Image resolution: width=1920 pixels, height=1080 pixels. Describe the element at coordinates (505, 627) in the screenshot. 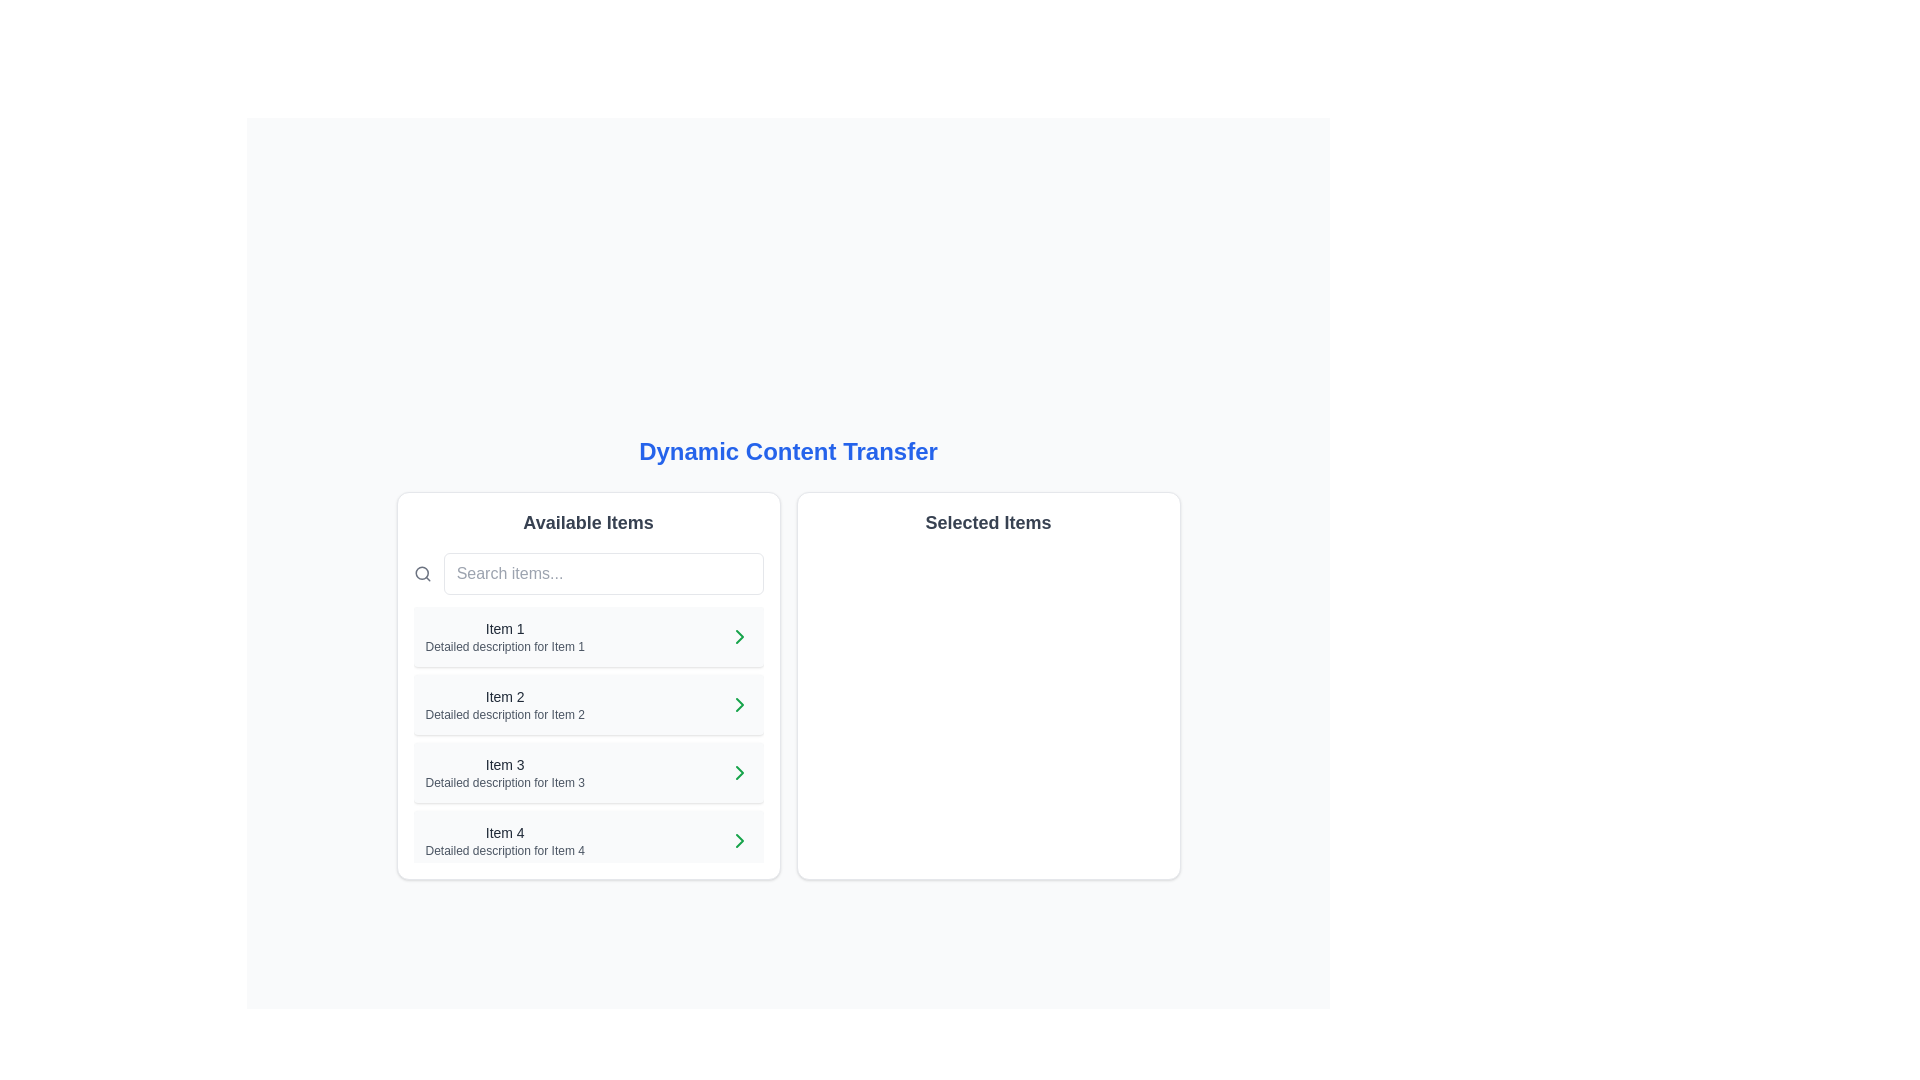

I see `text of the label displaying 'Item 1' in bold, located above the description in the first card under the 'Available Items' section` at that location.